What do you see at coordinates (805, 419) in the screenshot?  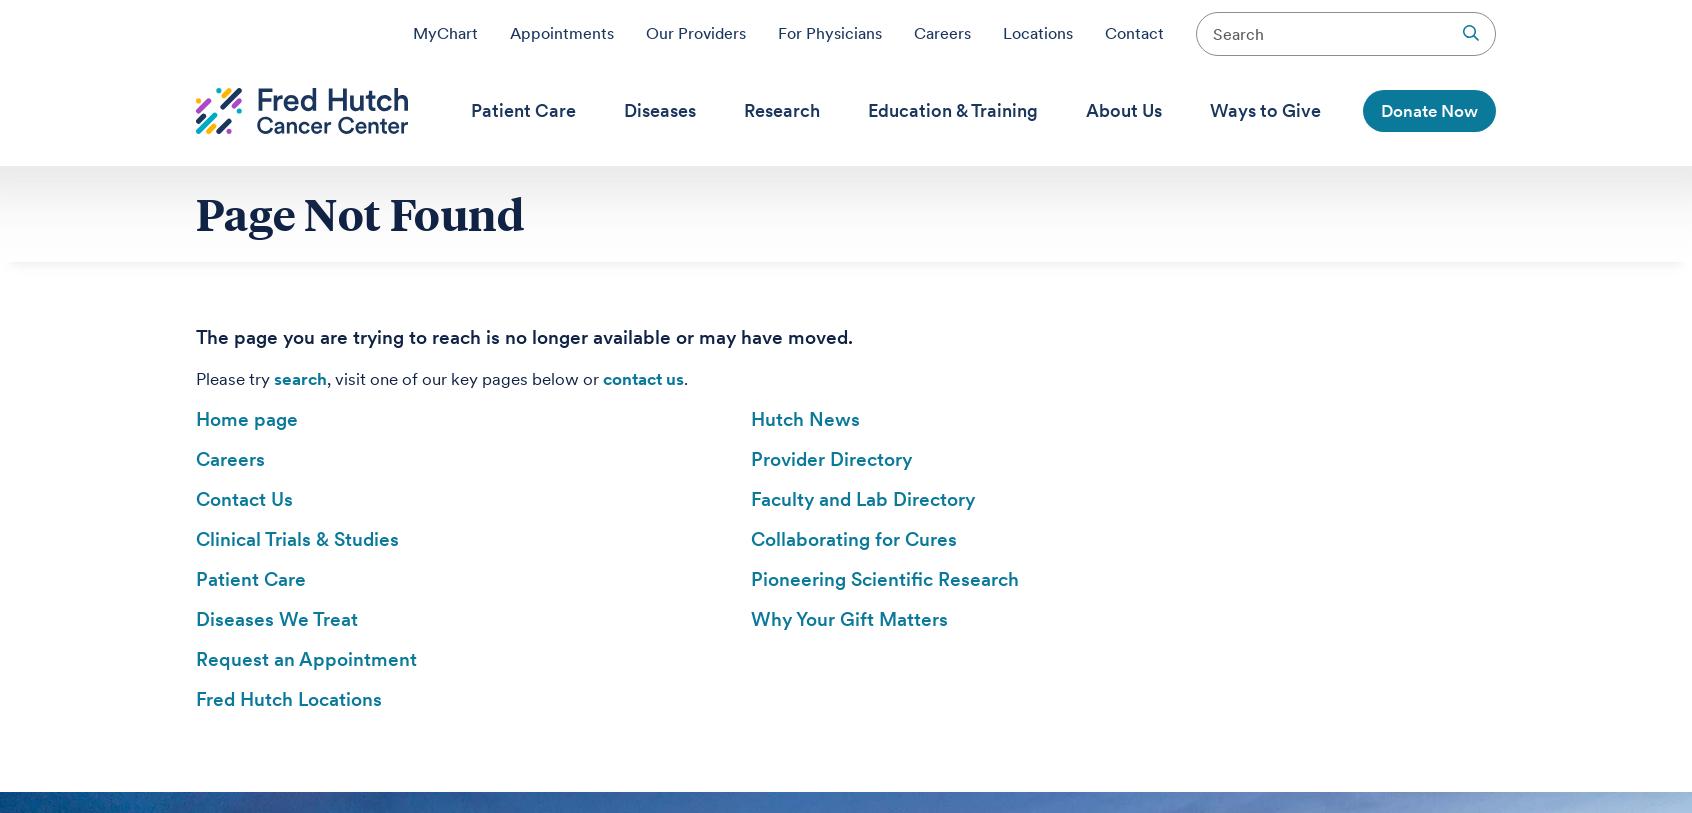 I see `'Hutch News'` at bounding box center [805, 419].